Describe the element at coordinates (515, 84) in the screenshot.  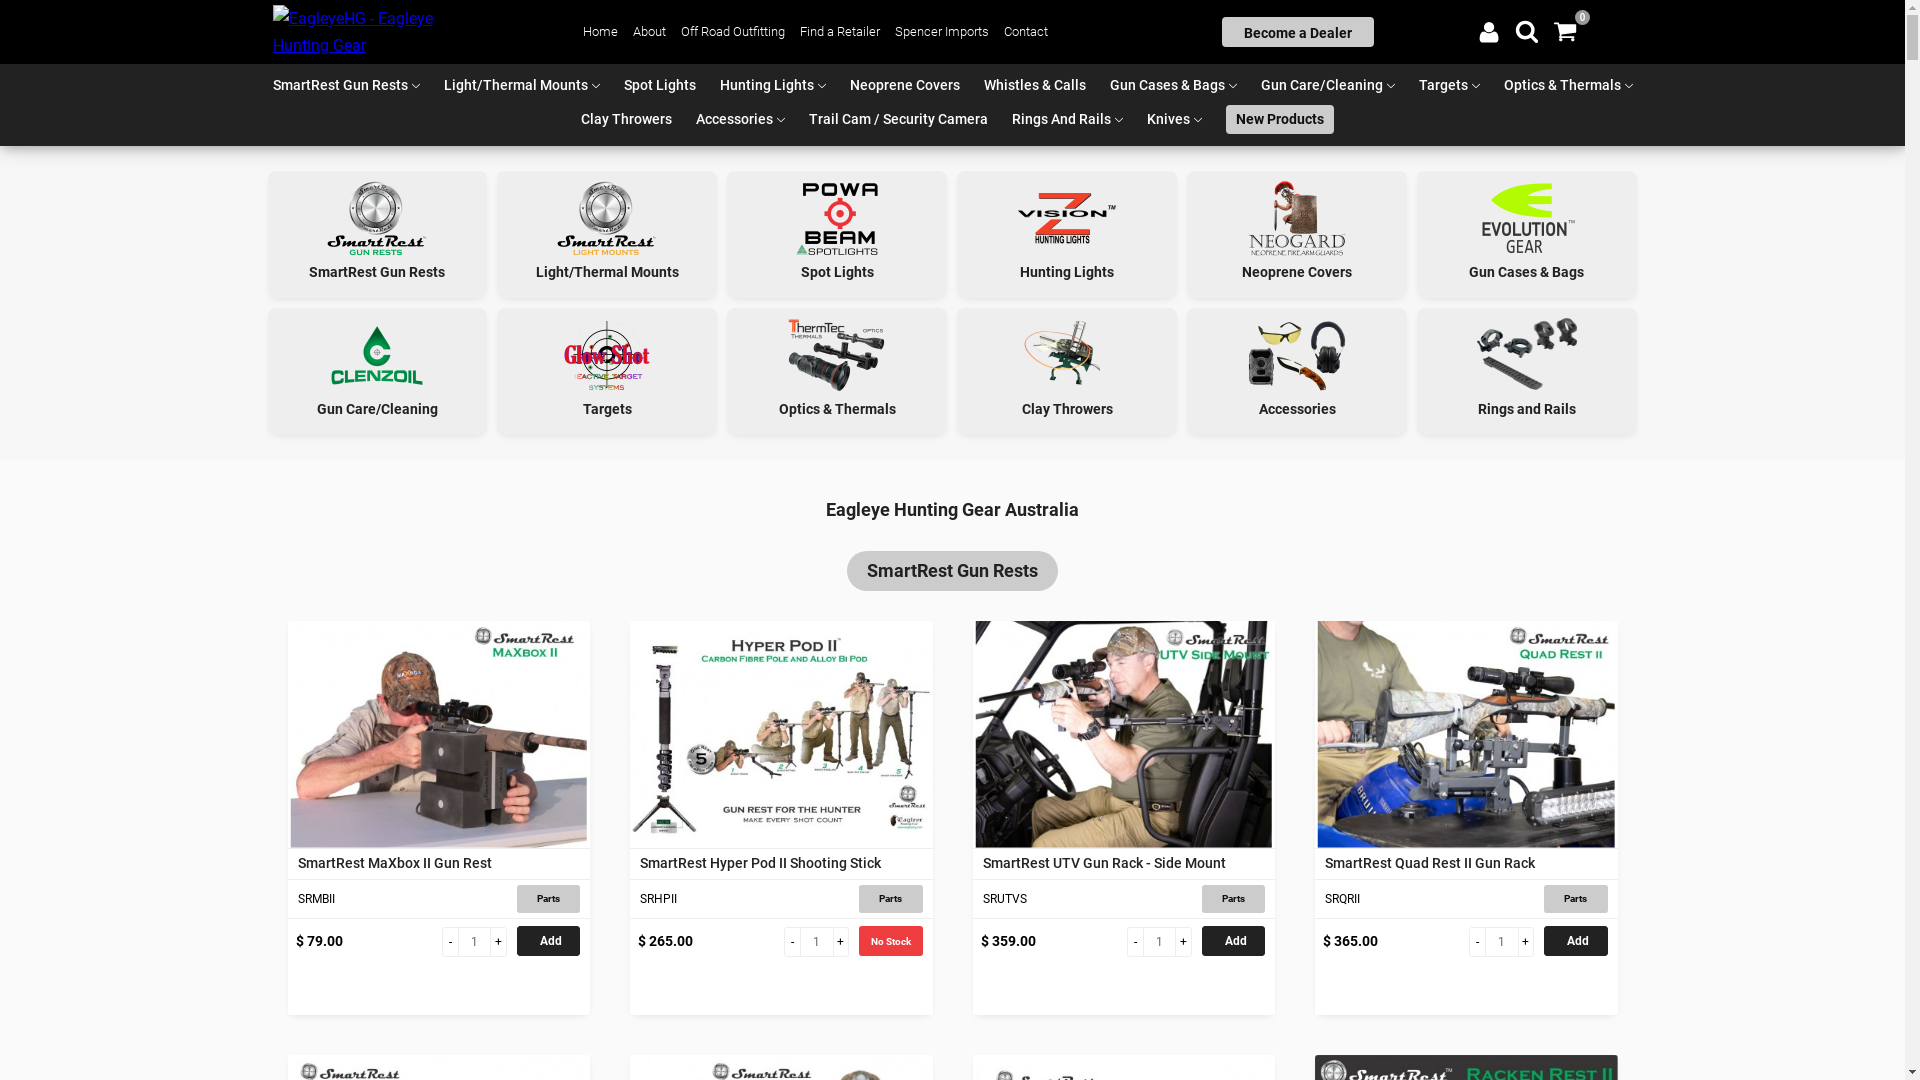
I see `'Light/Thermal Mounts'` at that location.